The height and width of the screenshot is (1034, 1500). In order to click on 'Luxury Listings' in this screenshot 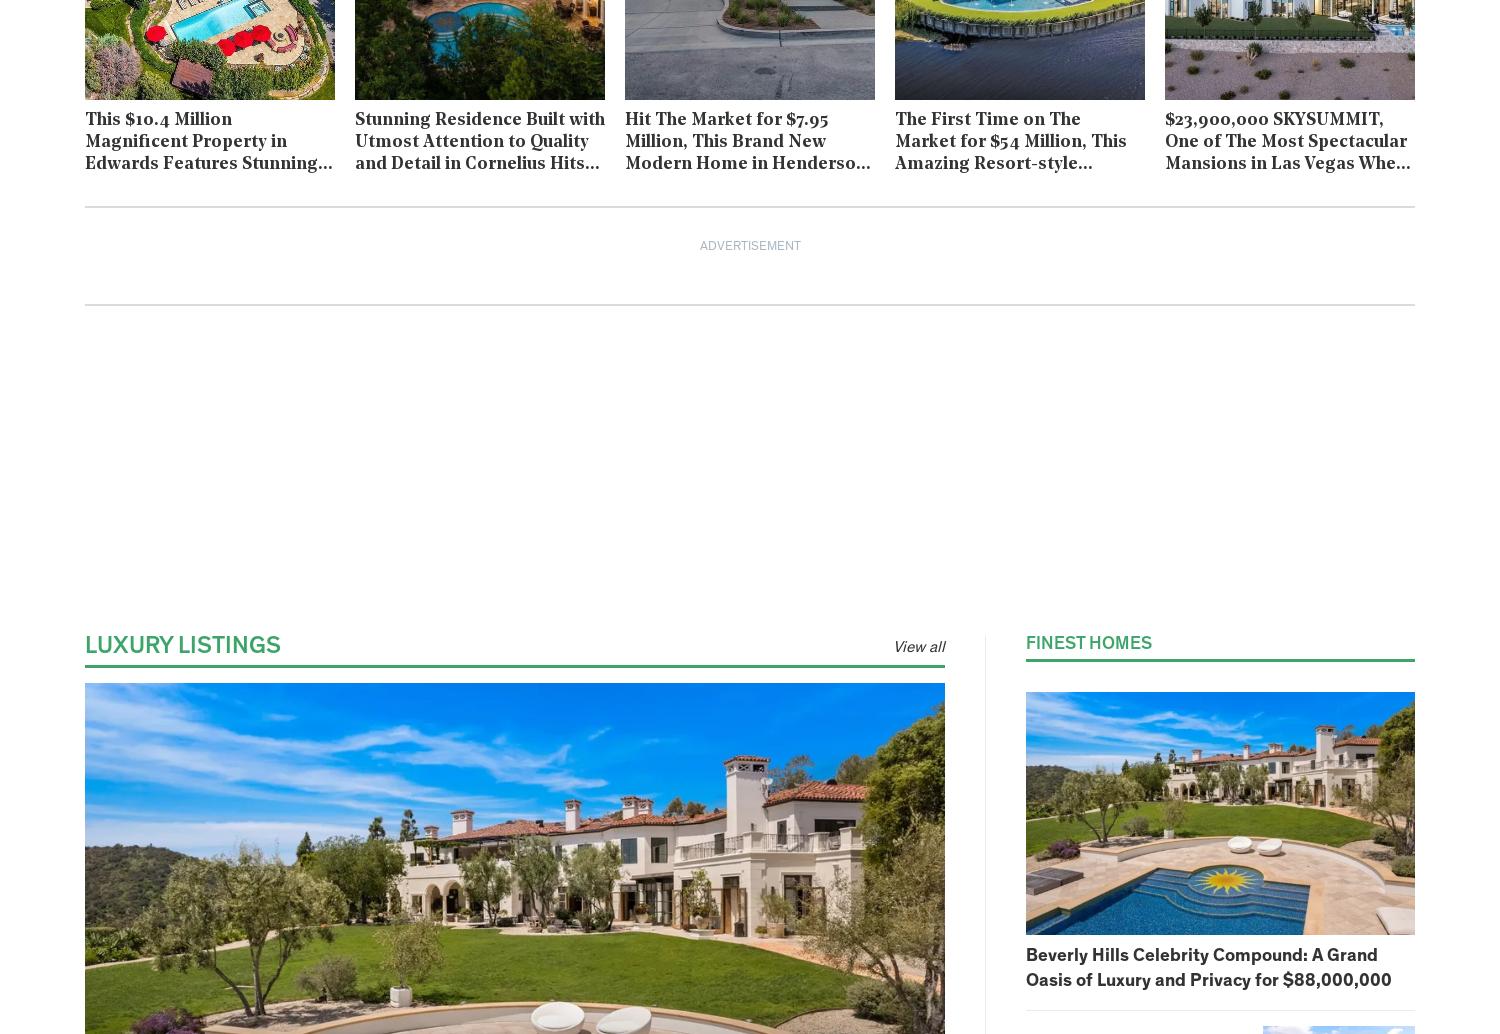, I will do `click(183, 646)`.